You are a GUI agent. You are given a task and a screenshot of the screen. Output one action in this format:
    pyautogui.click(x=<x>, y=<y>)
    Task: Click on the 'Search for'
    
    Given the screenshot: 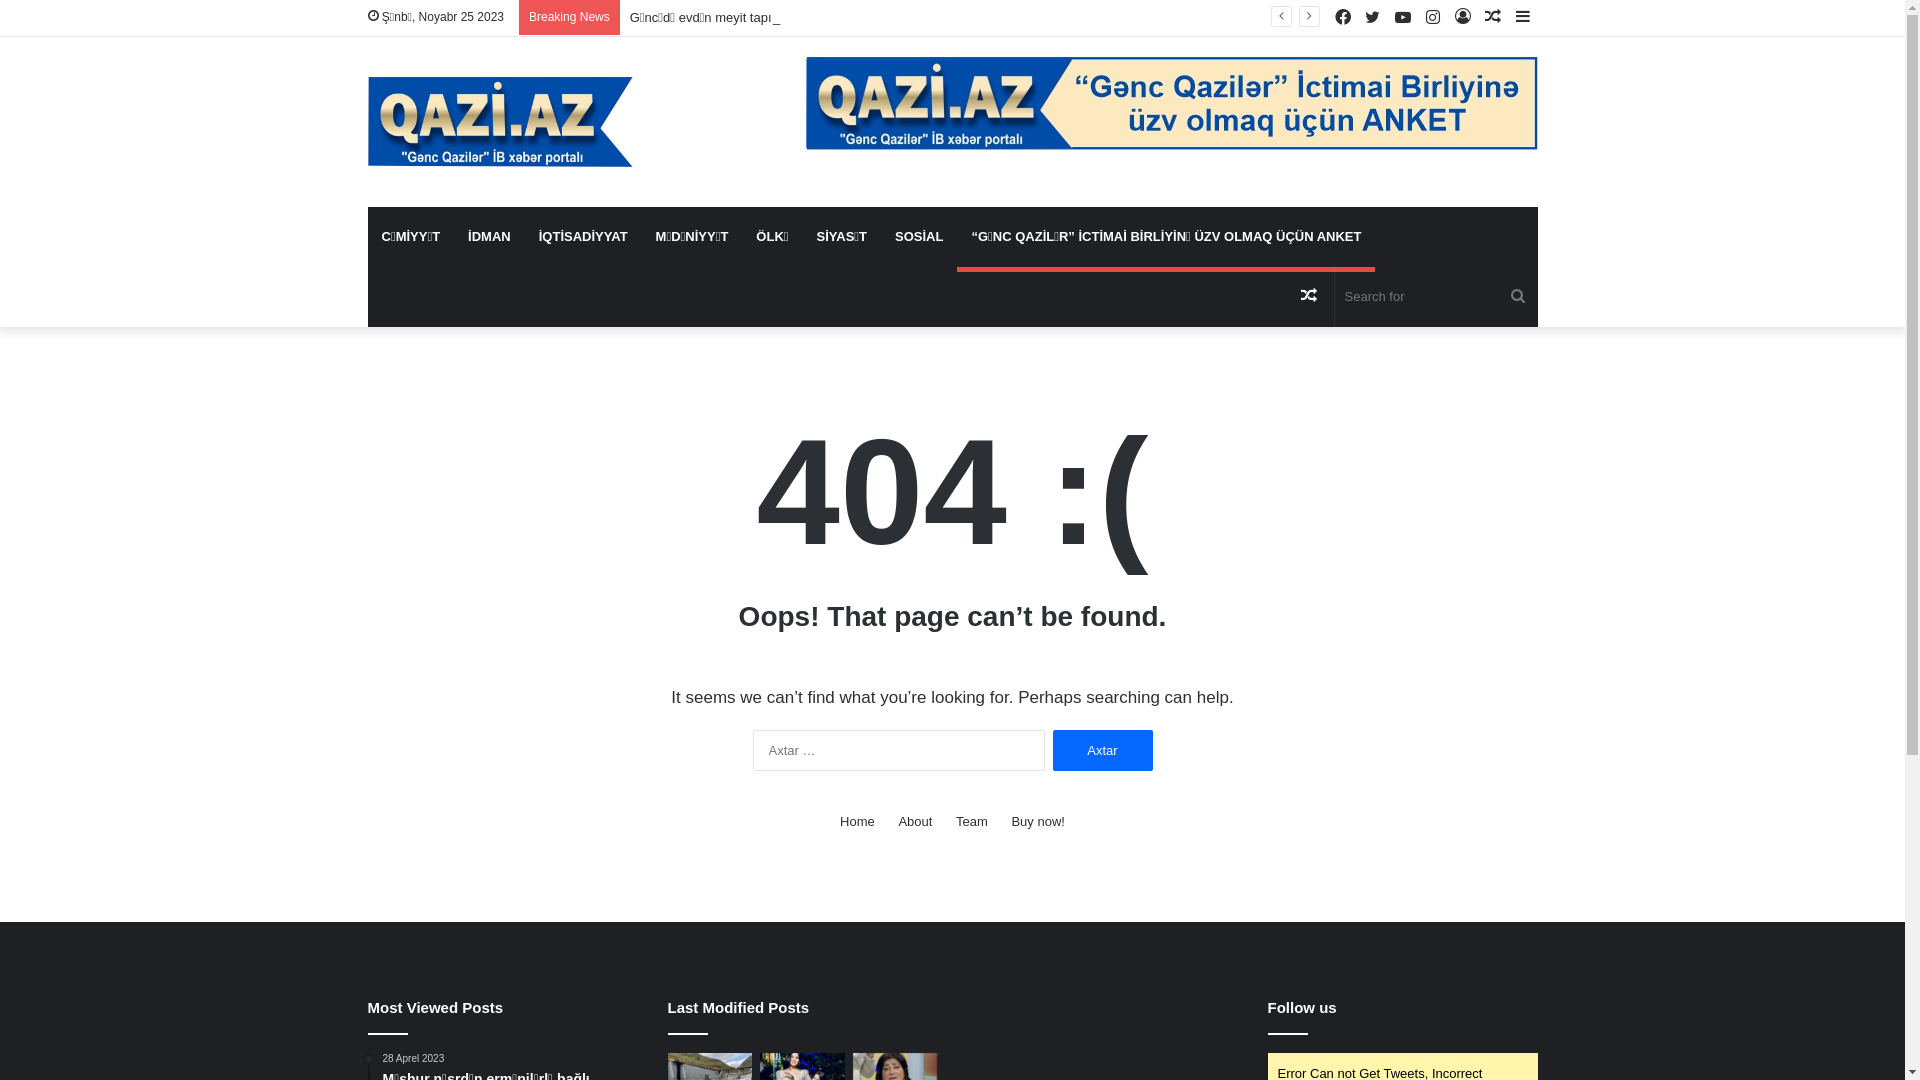 What is the action you would take?
    pyautogui.click(x=1434, y=297)
    